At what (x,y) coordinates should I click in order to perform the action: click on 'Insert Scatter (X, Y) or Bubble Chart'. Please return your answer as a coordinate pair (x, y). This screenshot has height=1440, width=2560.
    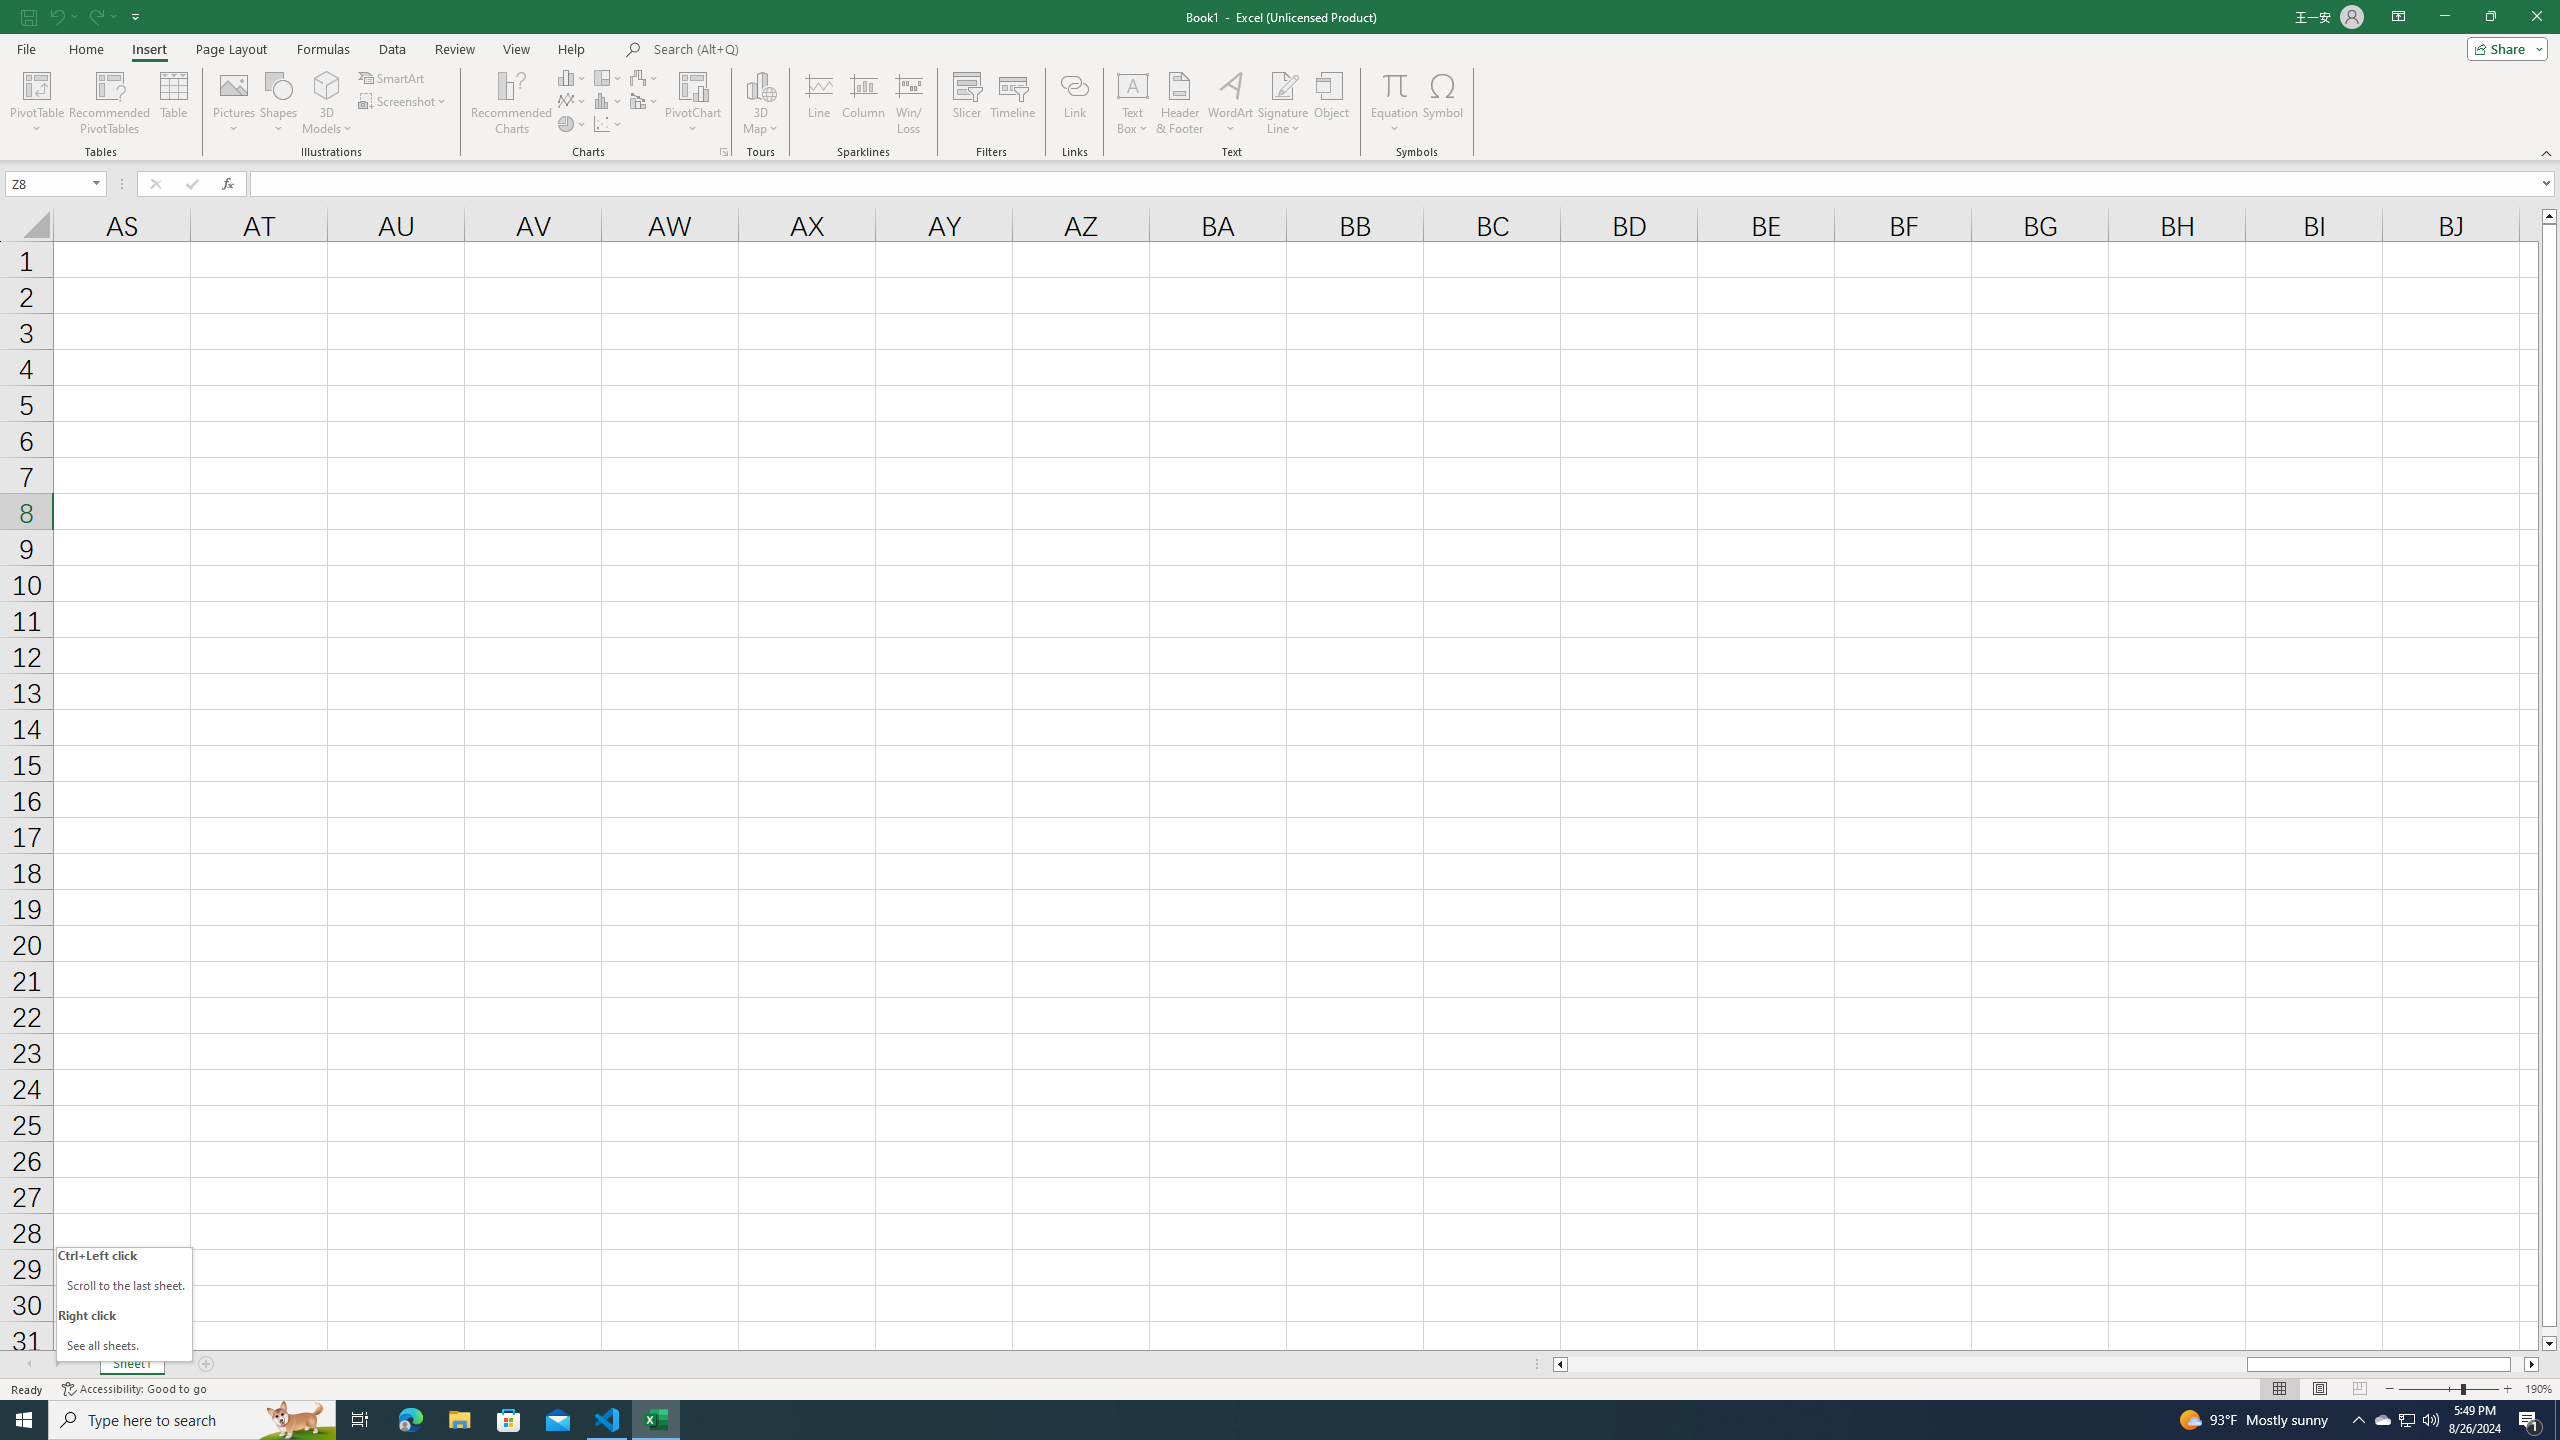
    Looking at the image, I should click on (608, 122).